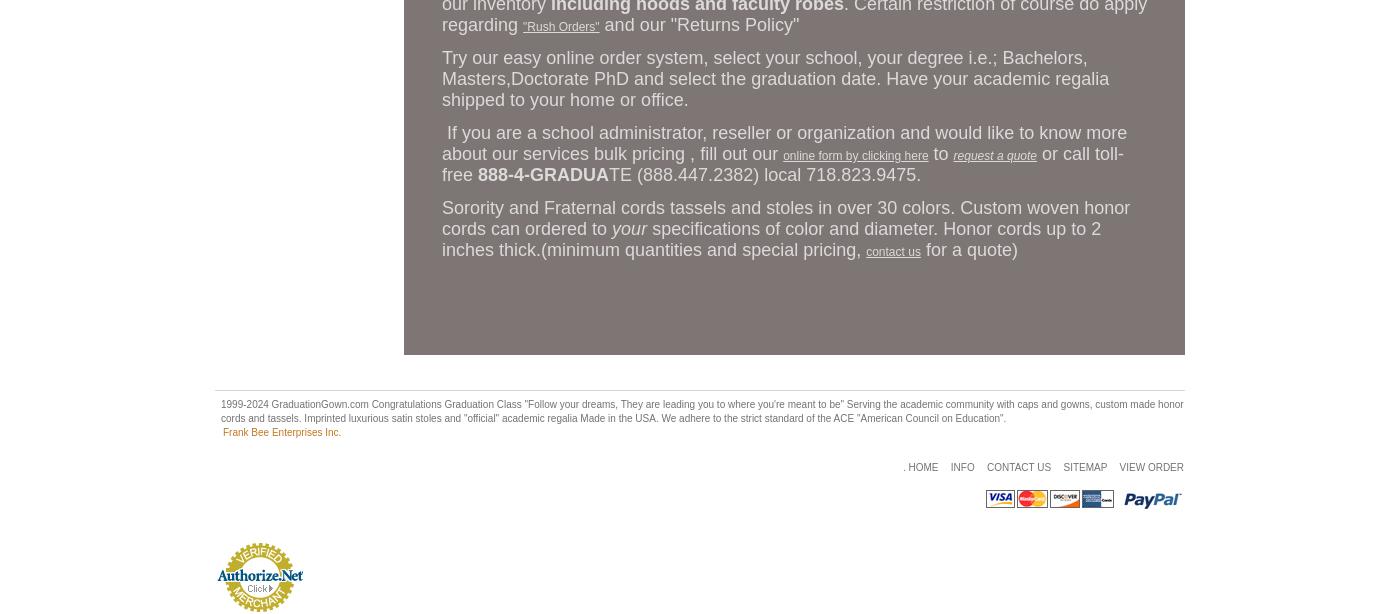 The image size is (1400, 614). What do you see at coordinates (961, 466) in the screenshot?
I see `'Info'` at bounding box center [961, 466].